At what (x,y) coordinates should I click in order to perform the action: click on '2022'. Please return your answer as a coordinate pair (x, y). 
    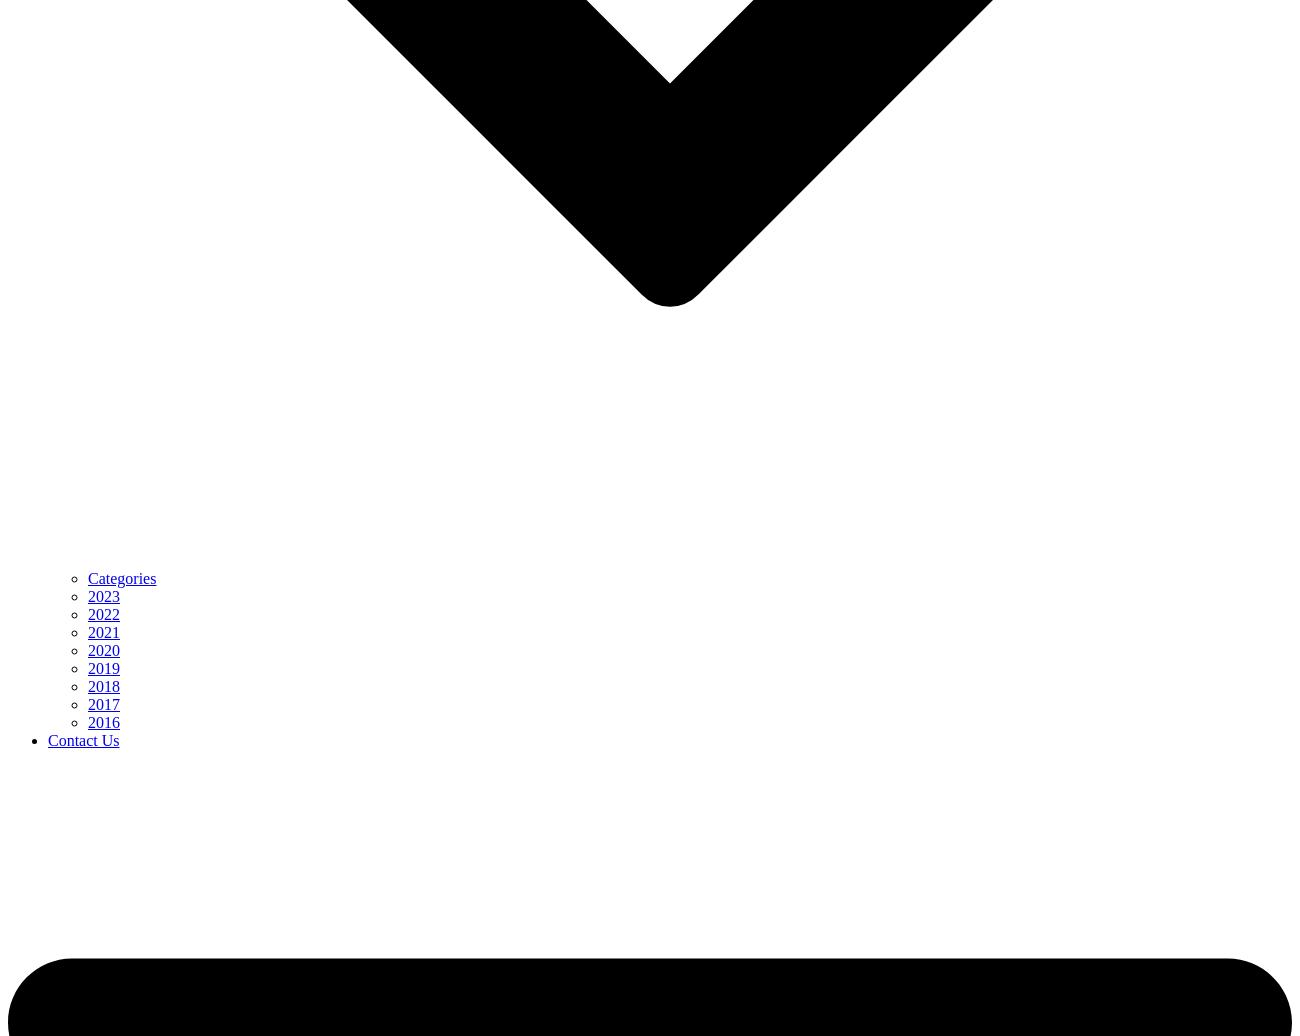
    Looking at the image, I should click on (104, 614).